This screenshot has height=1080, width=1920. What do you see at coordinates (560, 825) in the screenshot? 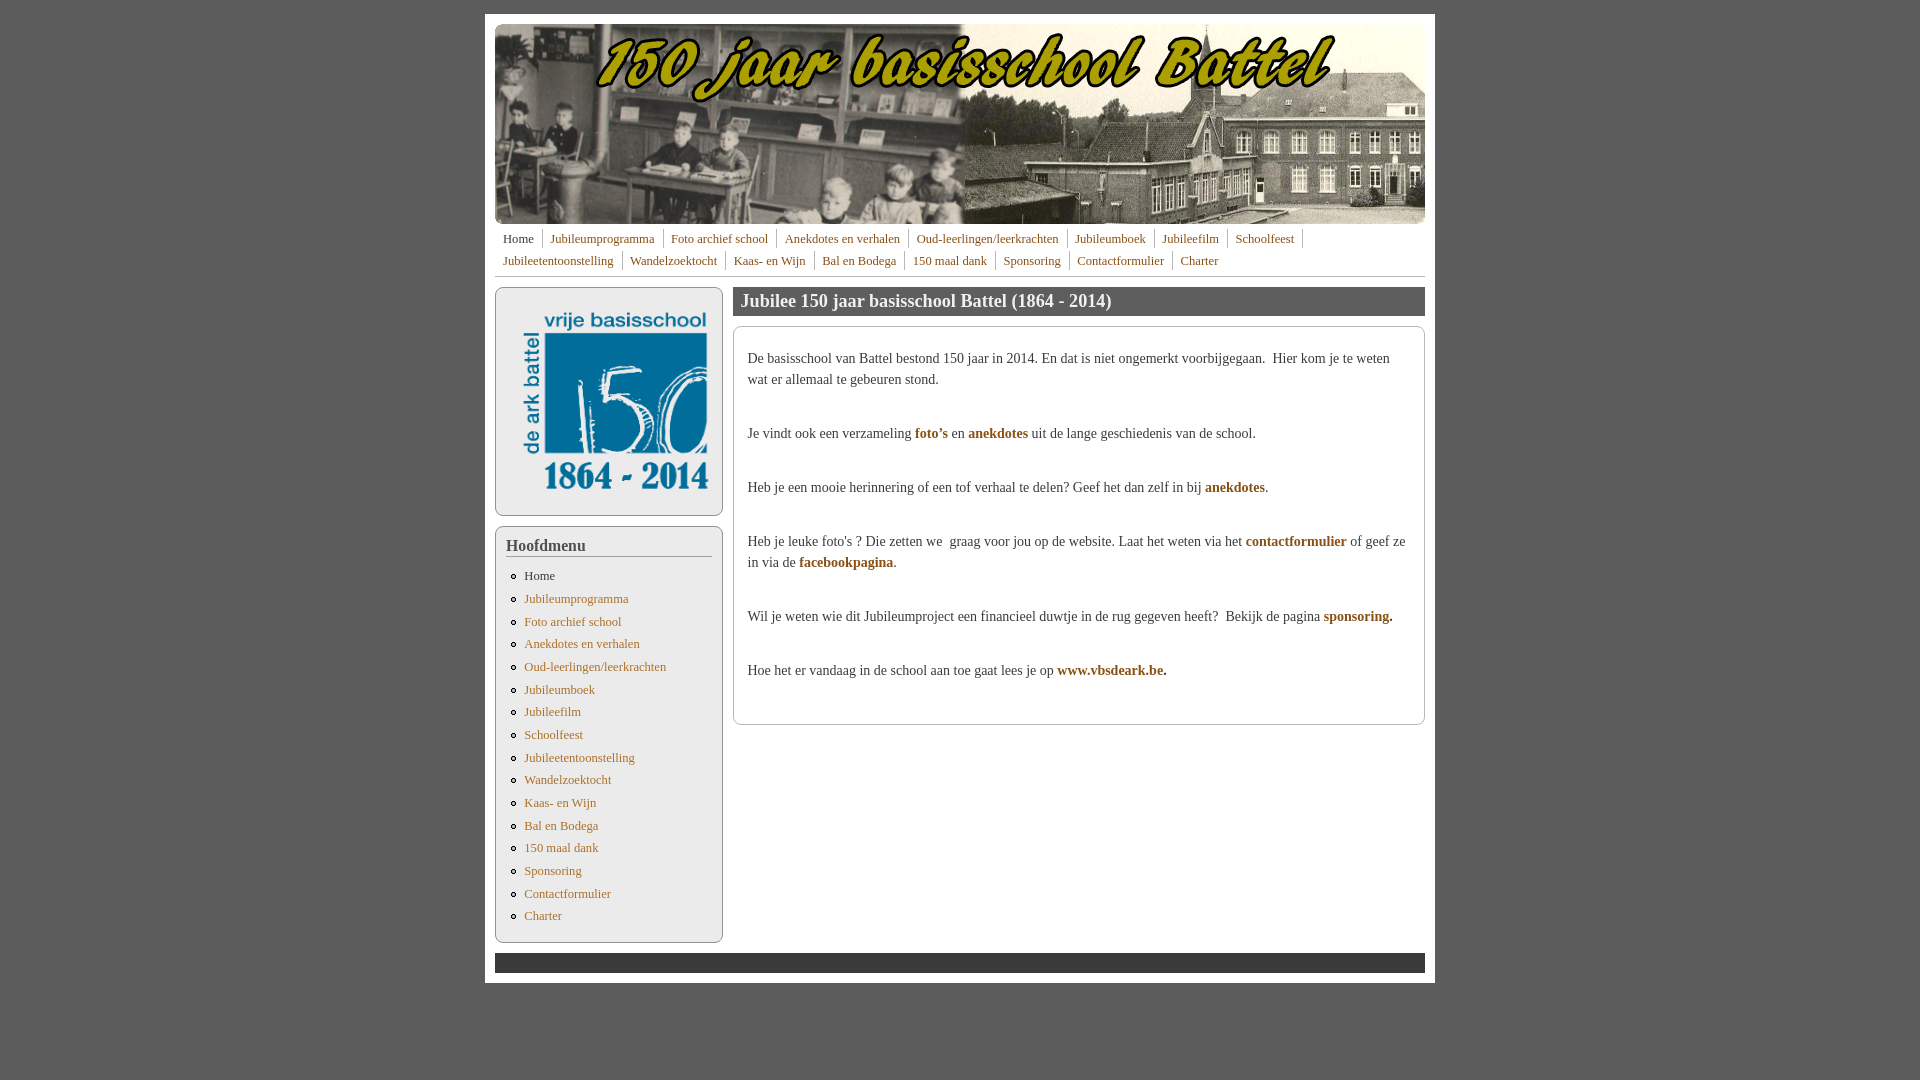
I see `'Bal en Bodega'` at bounding box center [560, 825].